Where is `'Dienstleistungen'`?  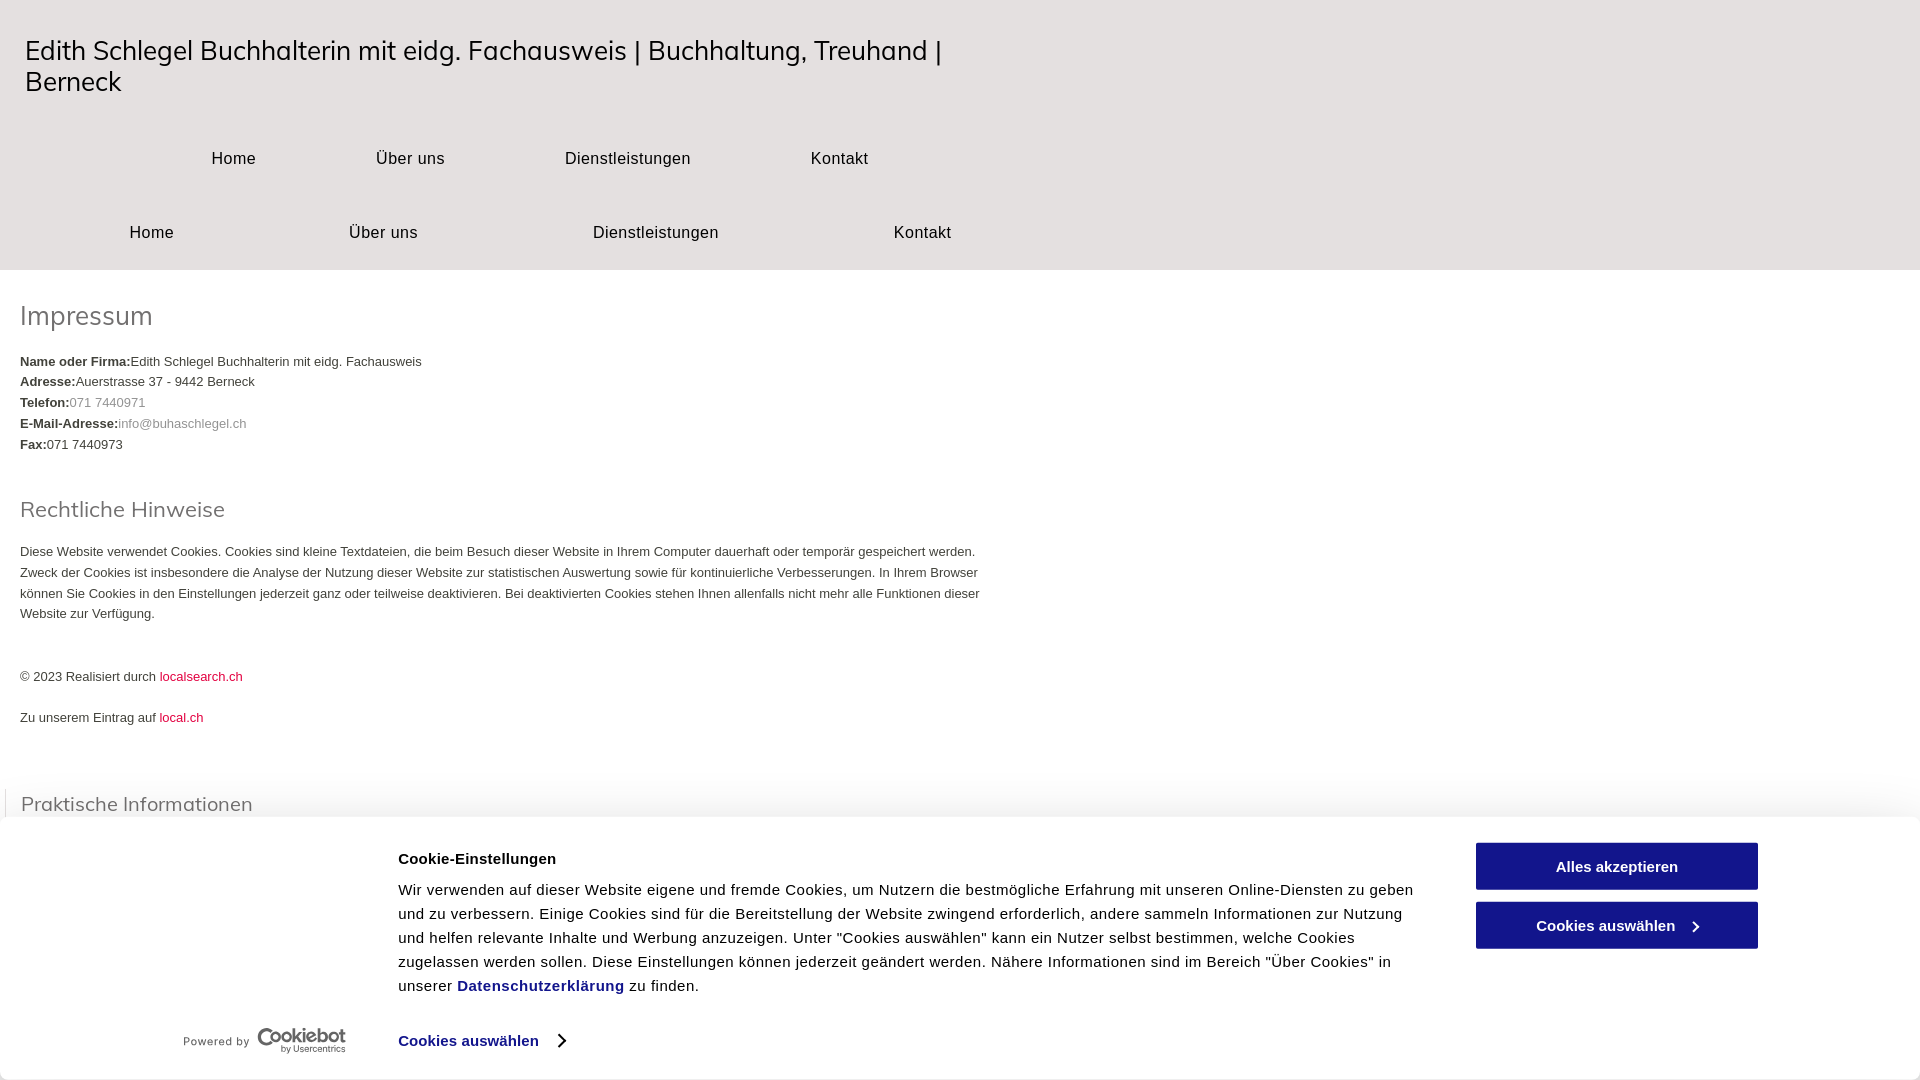
'Dienstleistungen' is located at coordinates (627, 157).